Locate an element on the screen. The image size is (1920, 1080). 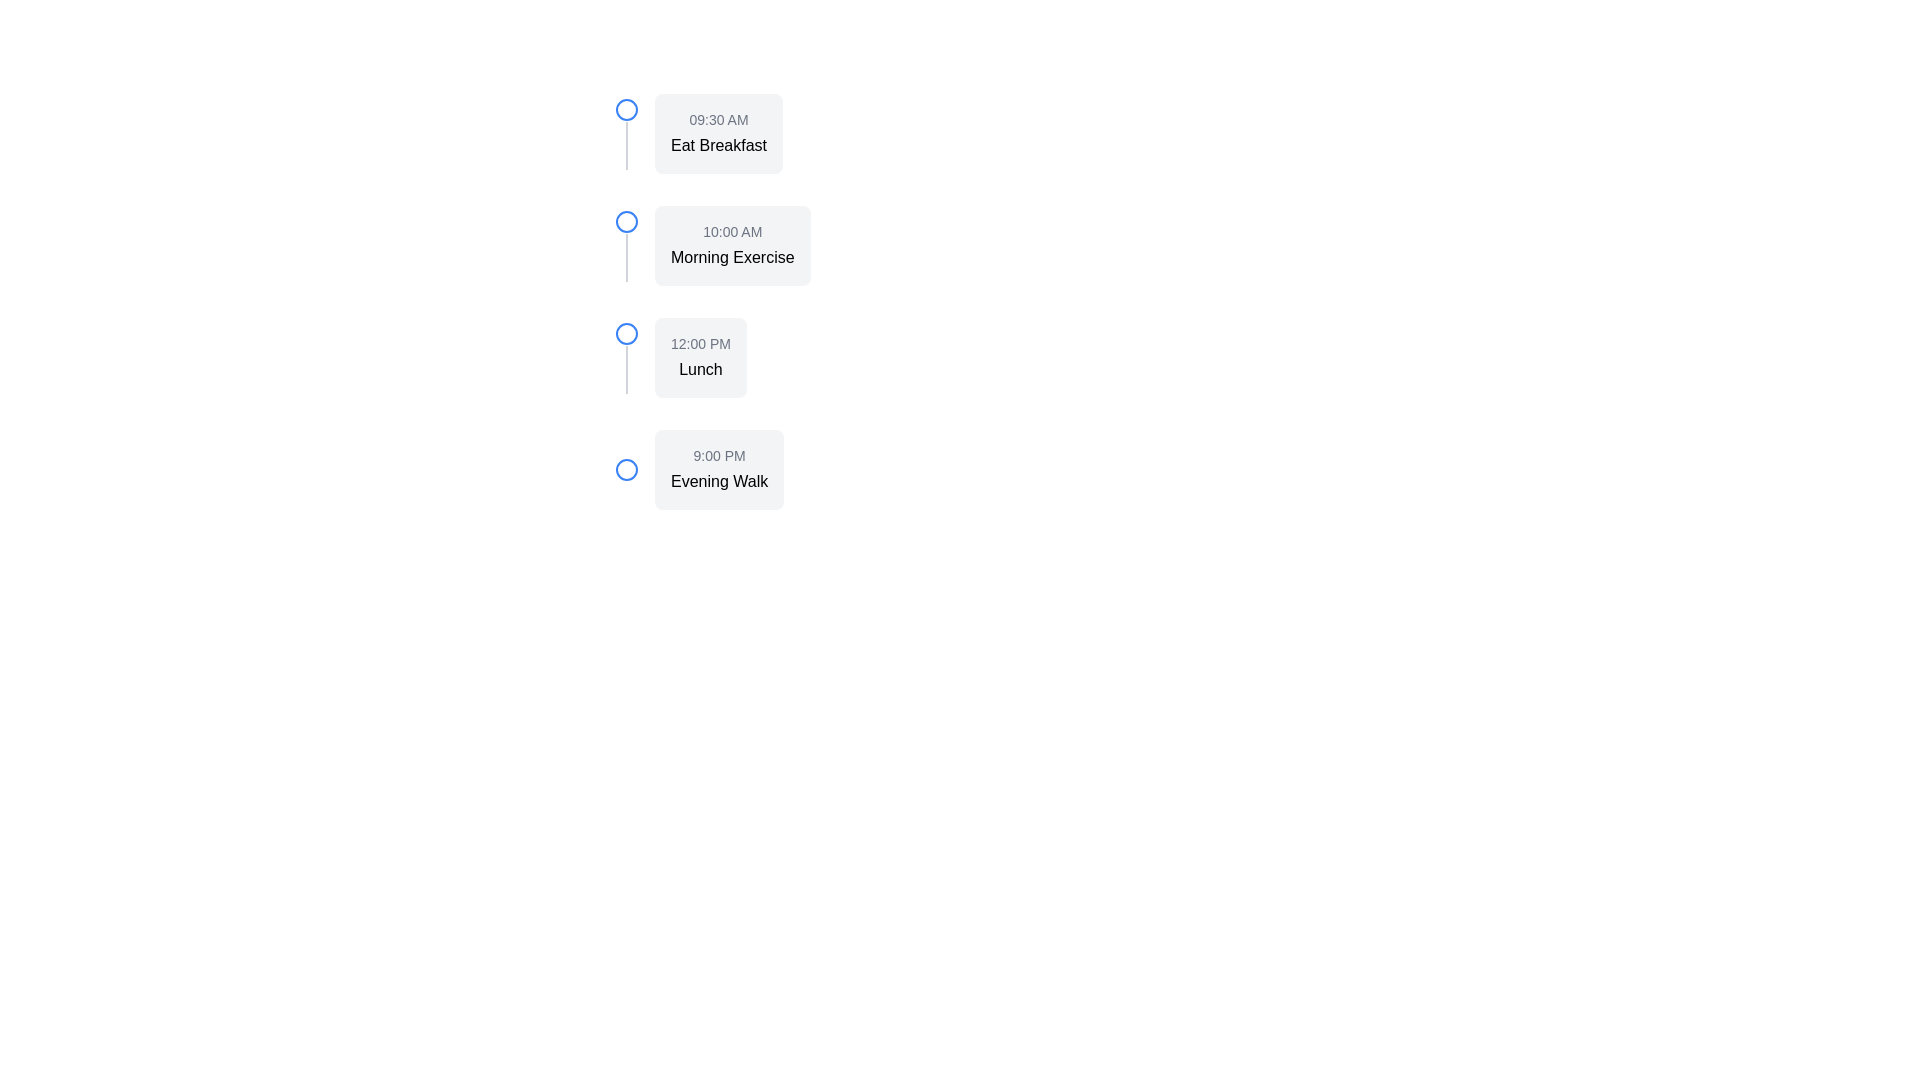
the icon located to the left of the '9:00 PM Evening Walk' text in the timeline UI is located at coordinates (626, 470).